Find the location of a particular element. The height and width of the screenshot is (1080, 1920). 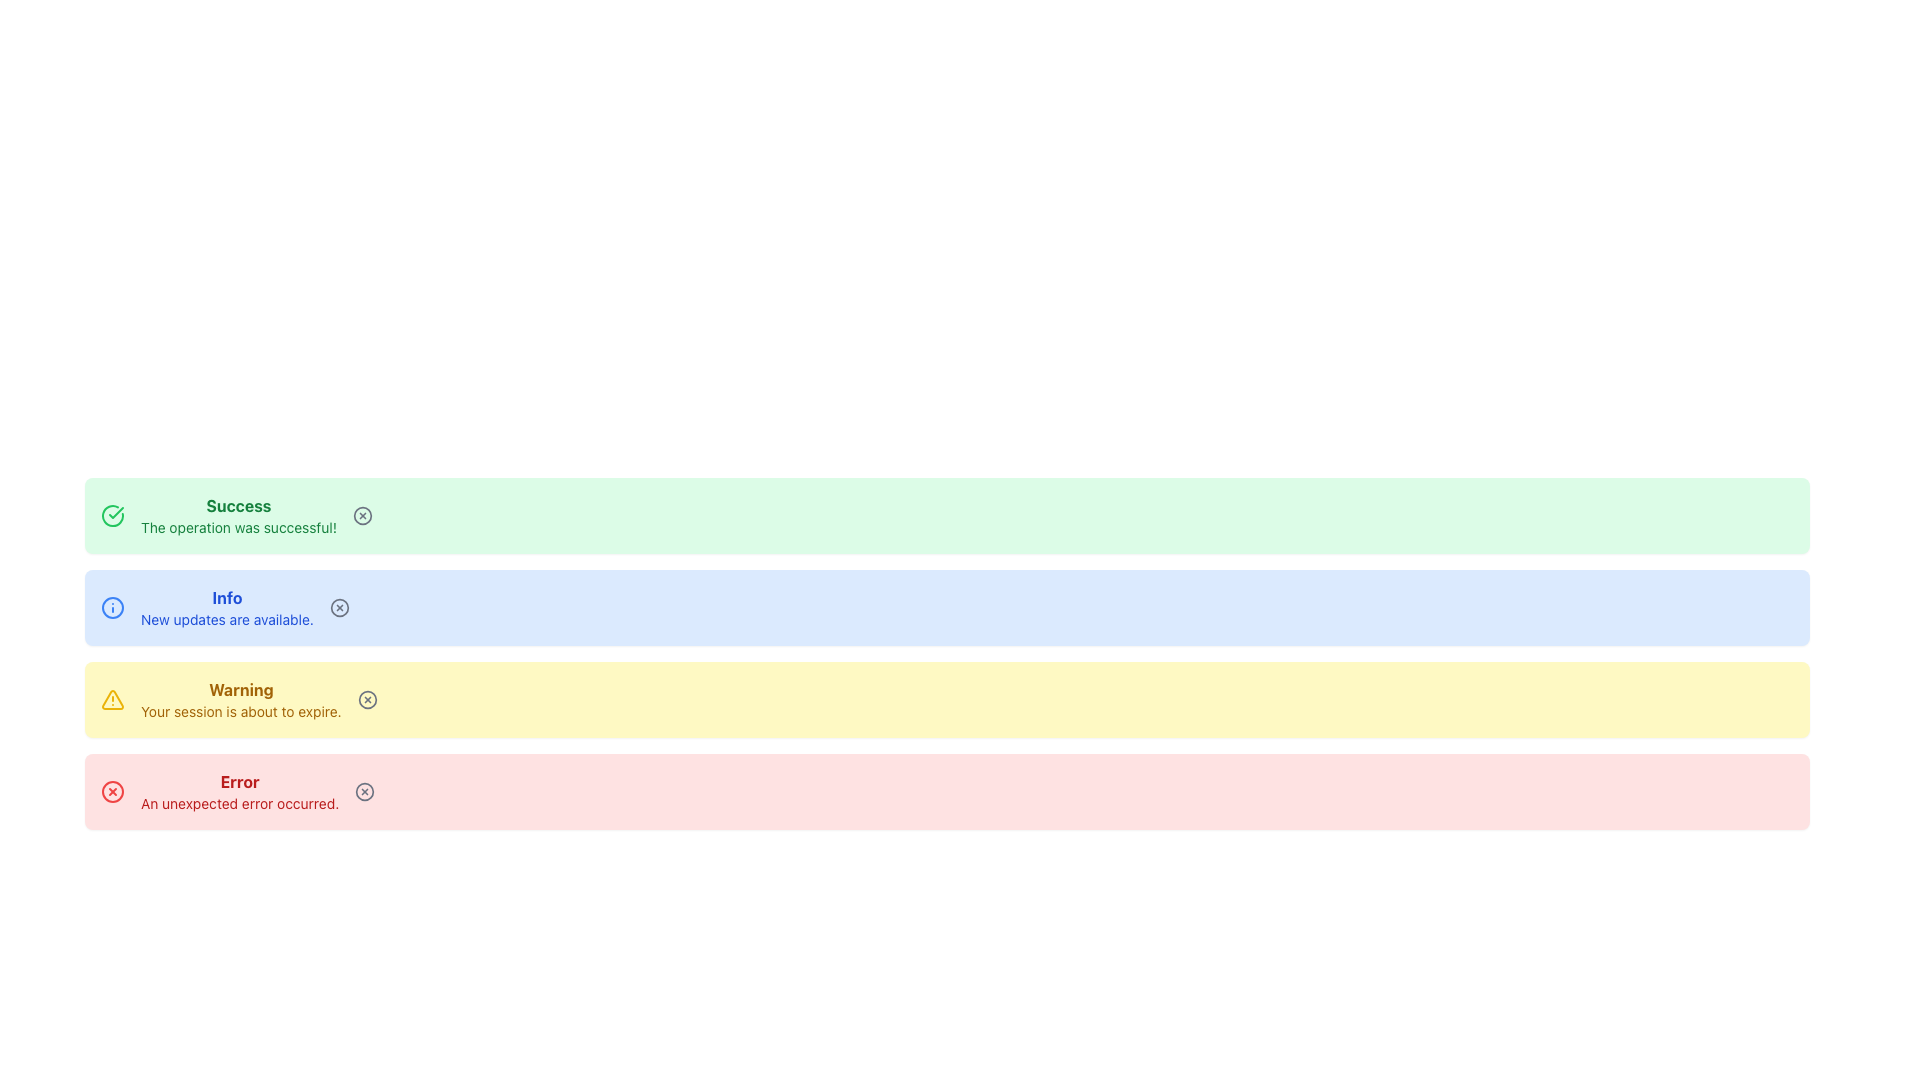

the decorative close circle within the notification icon located at the far-right end of the 'Info' notification section is located at coordinates (339, 607).